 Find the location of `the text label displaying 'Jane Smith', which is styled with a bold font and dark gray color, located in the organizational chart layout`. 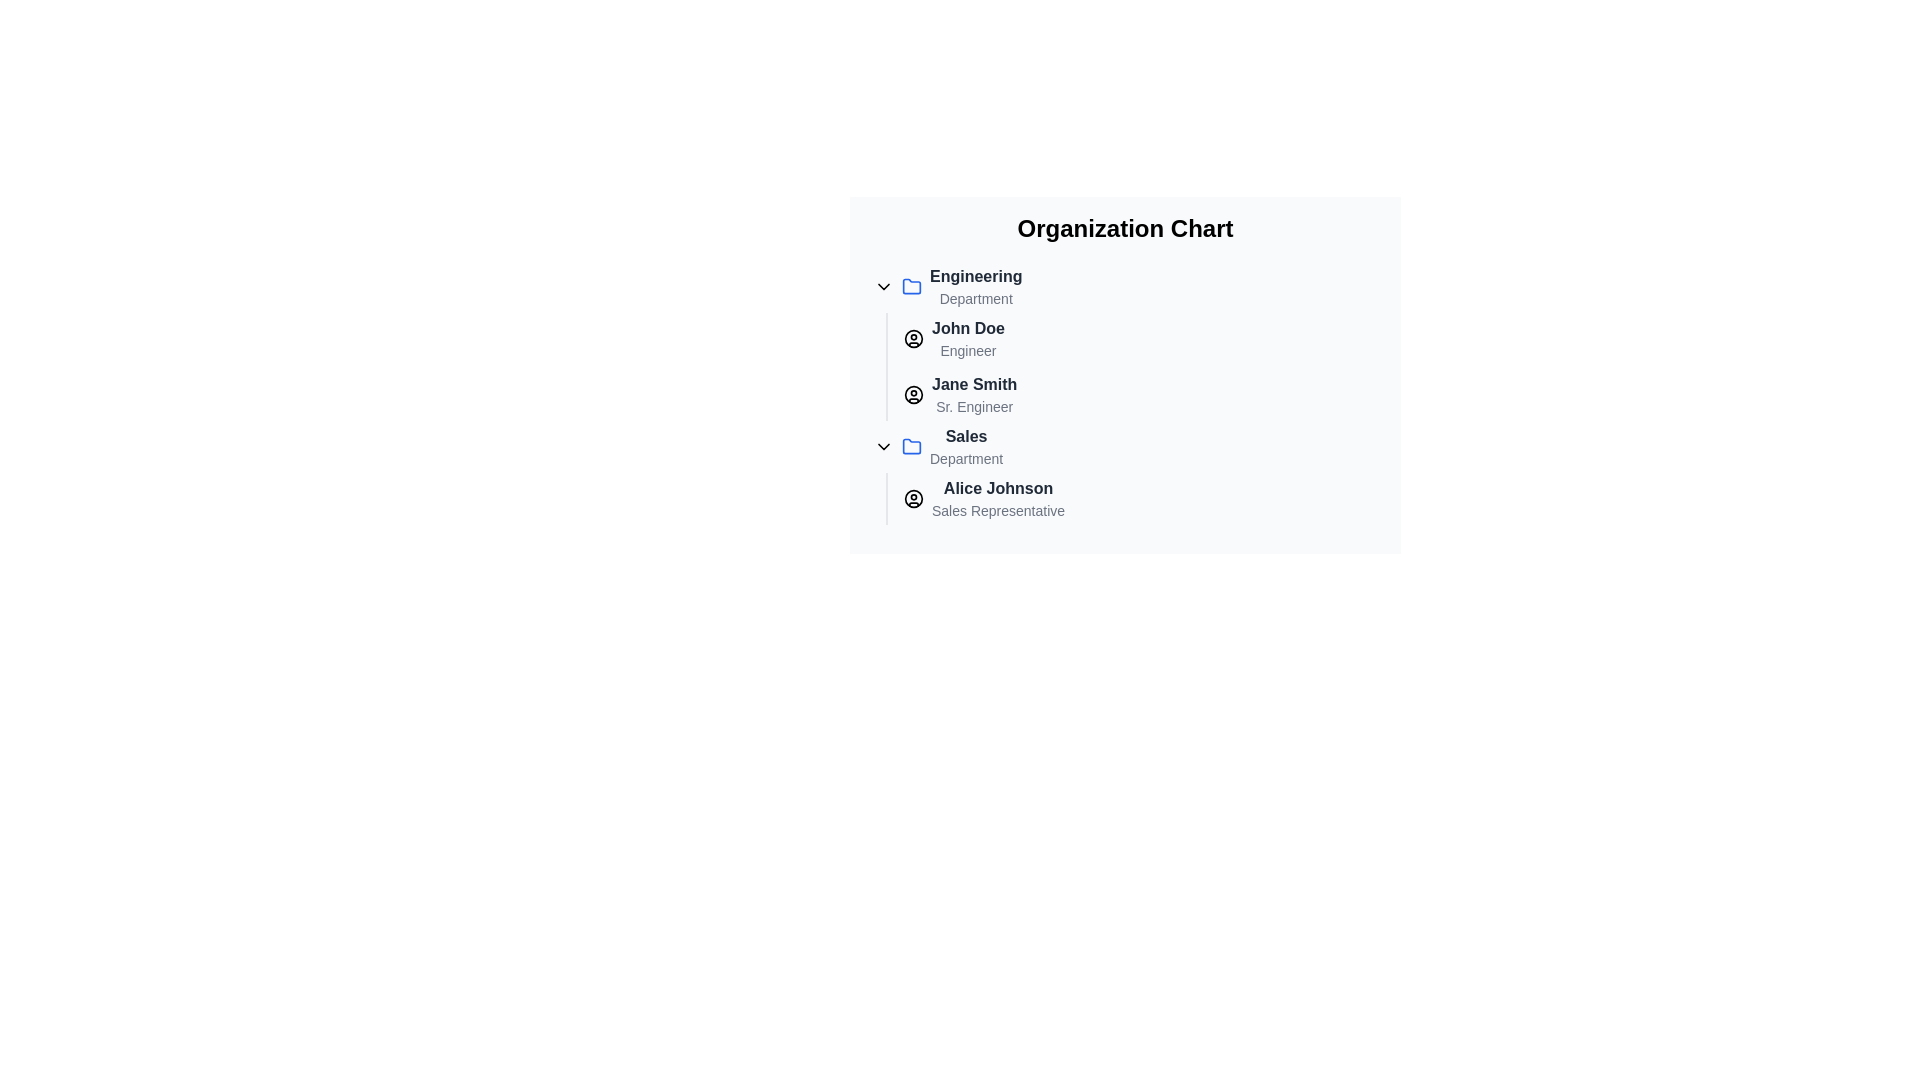

the text label displaying 'Jane Smith', which is styled with a bold font and dark gray color, located in the organizational chart layout is located at coordinates (974, 384).